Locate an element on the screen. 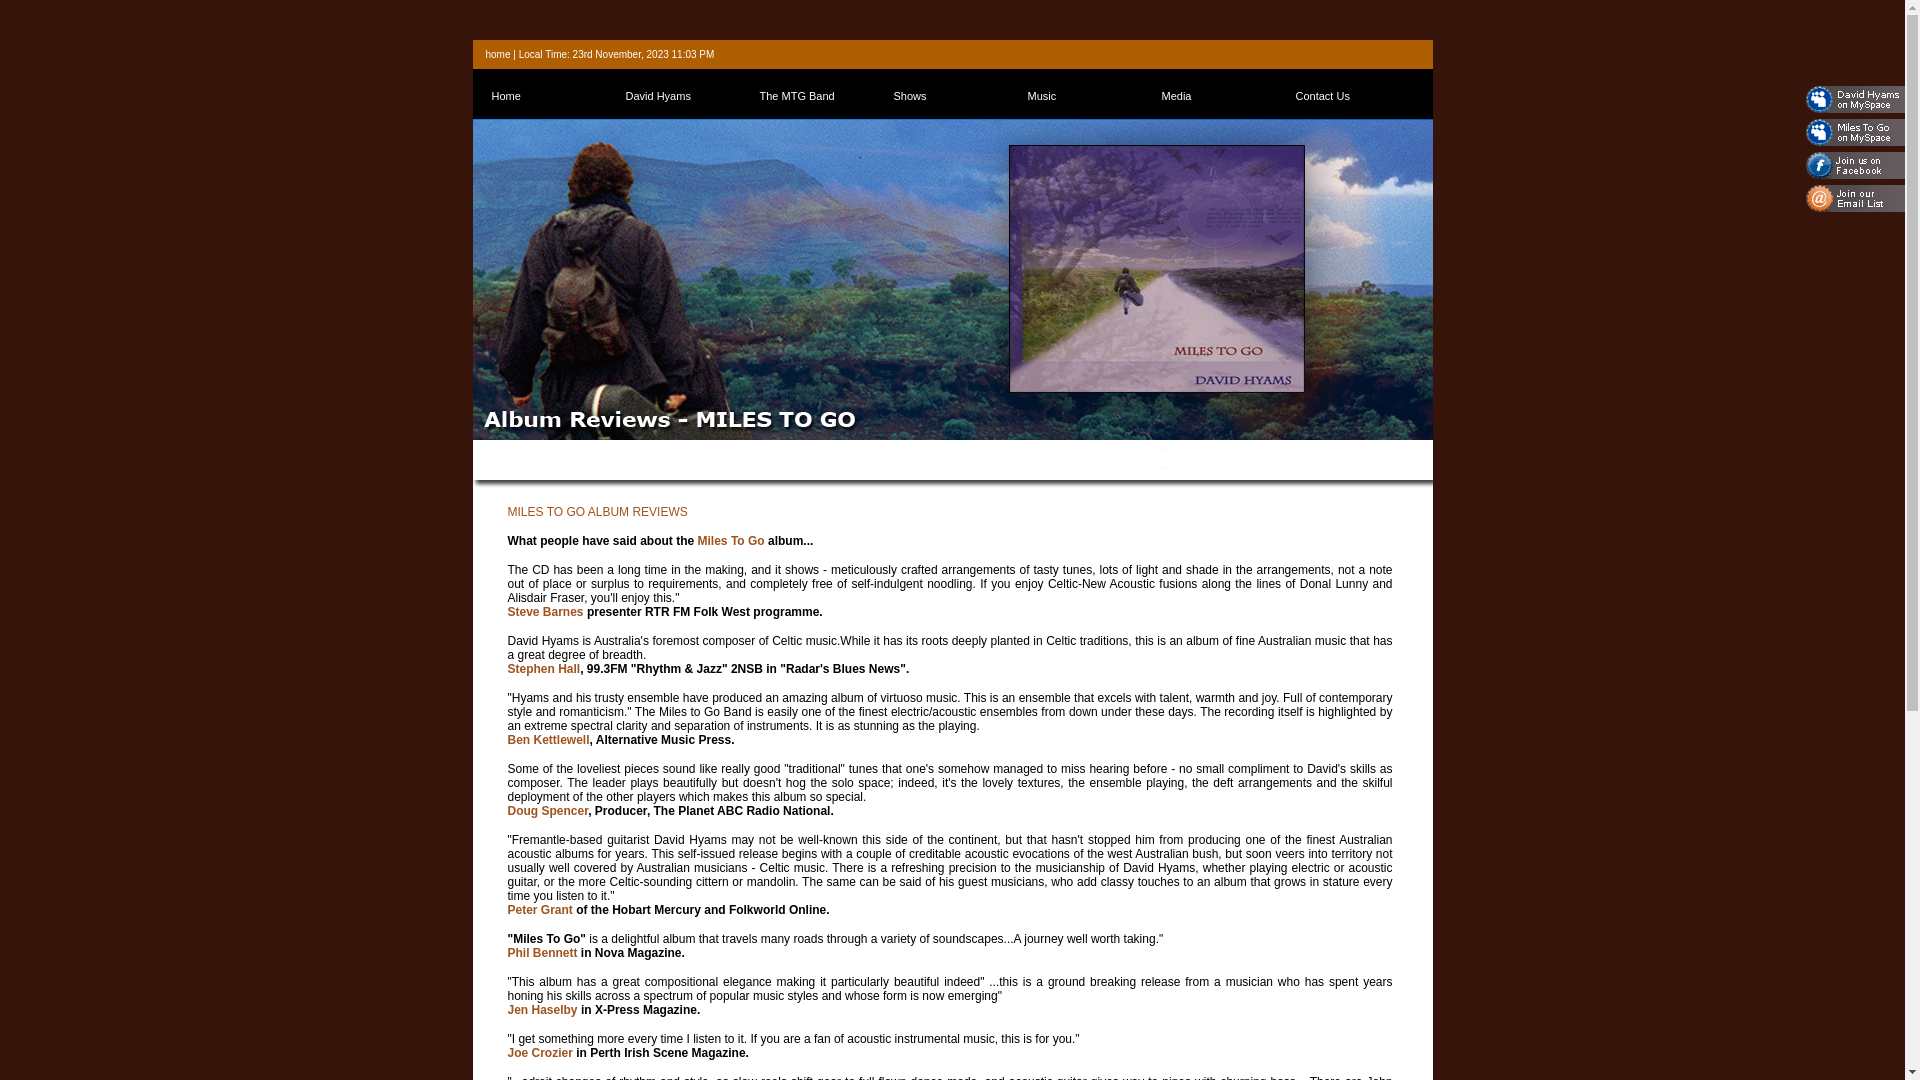 The image size is (1920, 1080). 'Media' is located at coordinates (1221, 96).